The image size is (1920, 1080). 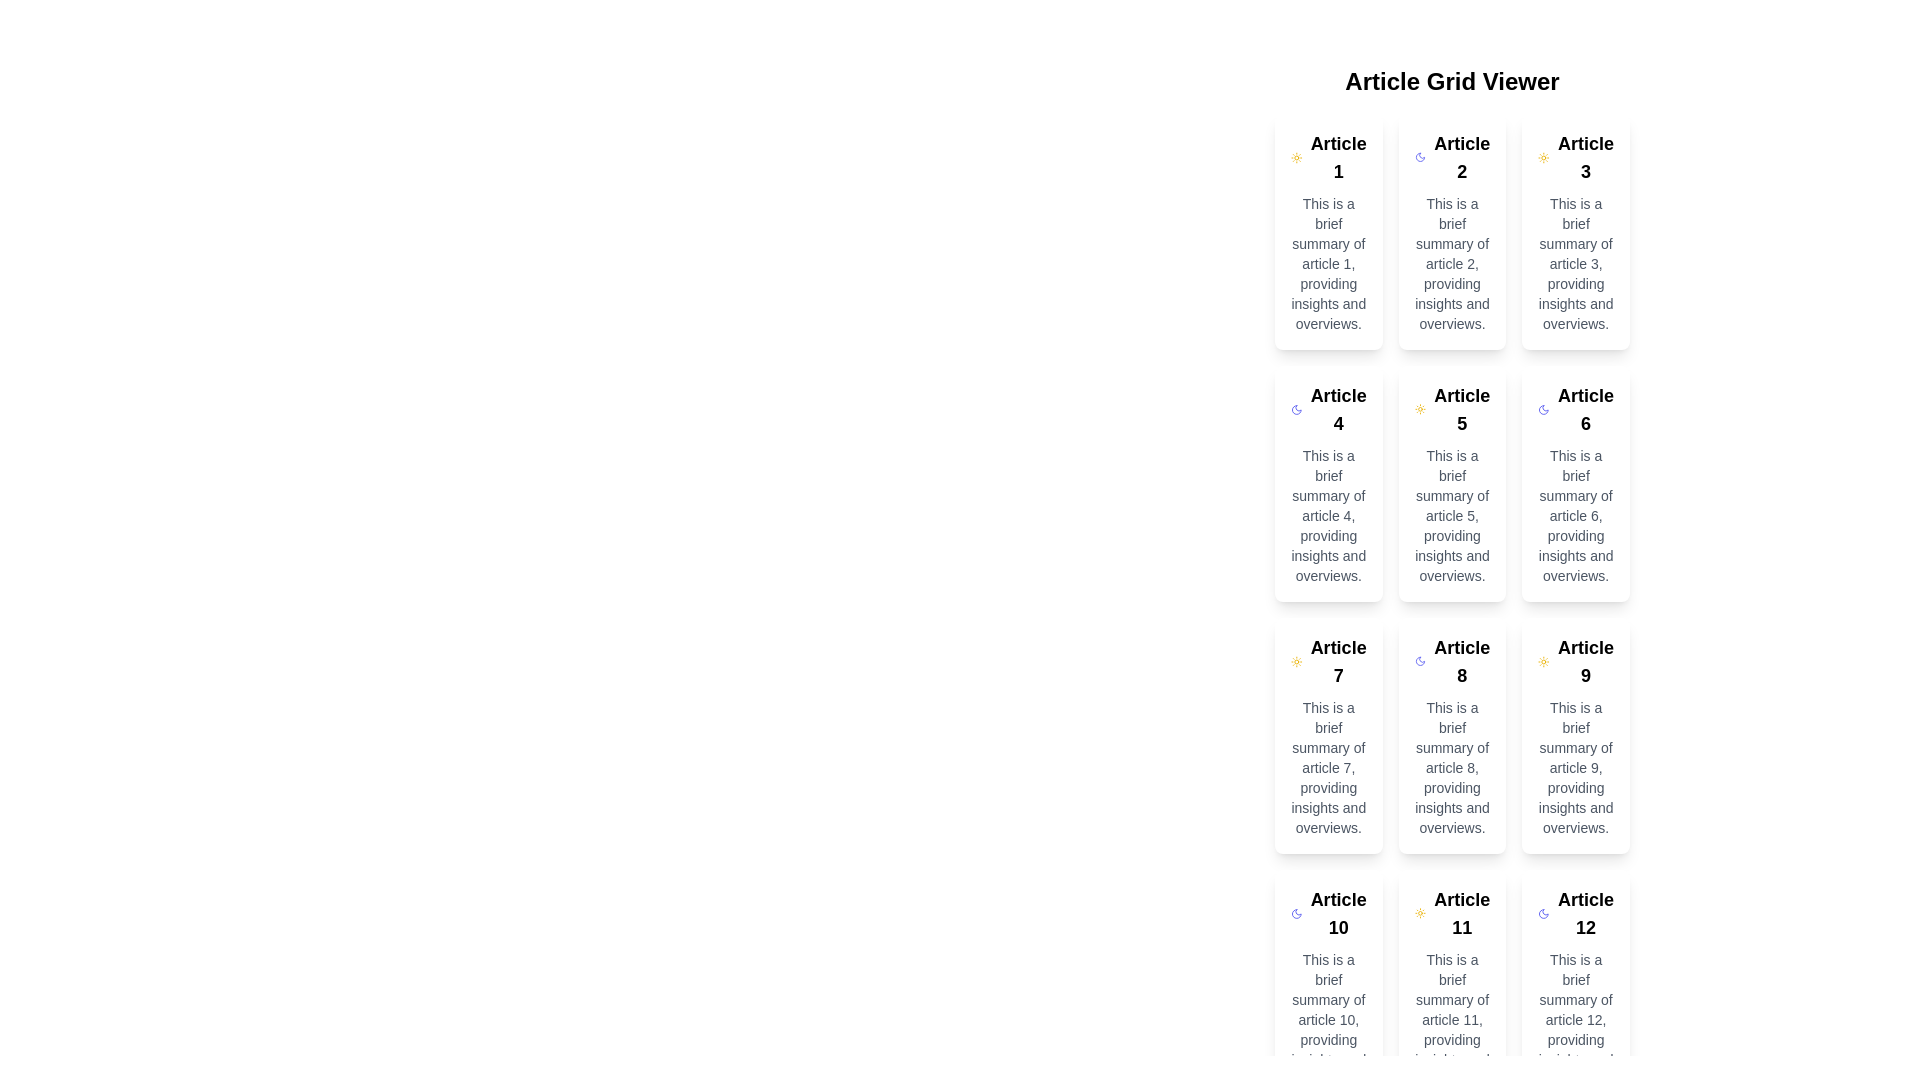 What do you see at coordinates (1575, 262) in the screenshot?
I see `text block displaying 'This is a brief summary of article 3, providing insights and overviews.' located in the third column of the grid layout beneath the 'Article 3' heading` at bounding box center [1575, 262].